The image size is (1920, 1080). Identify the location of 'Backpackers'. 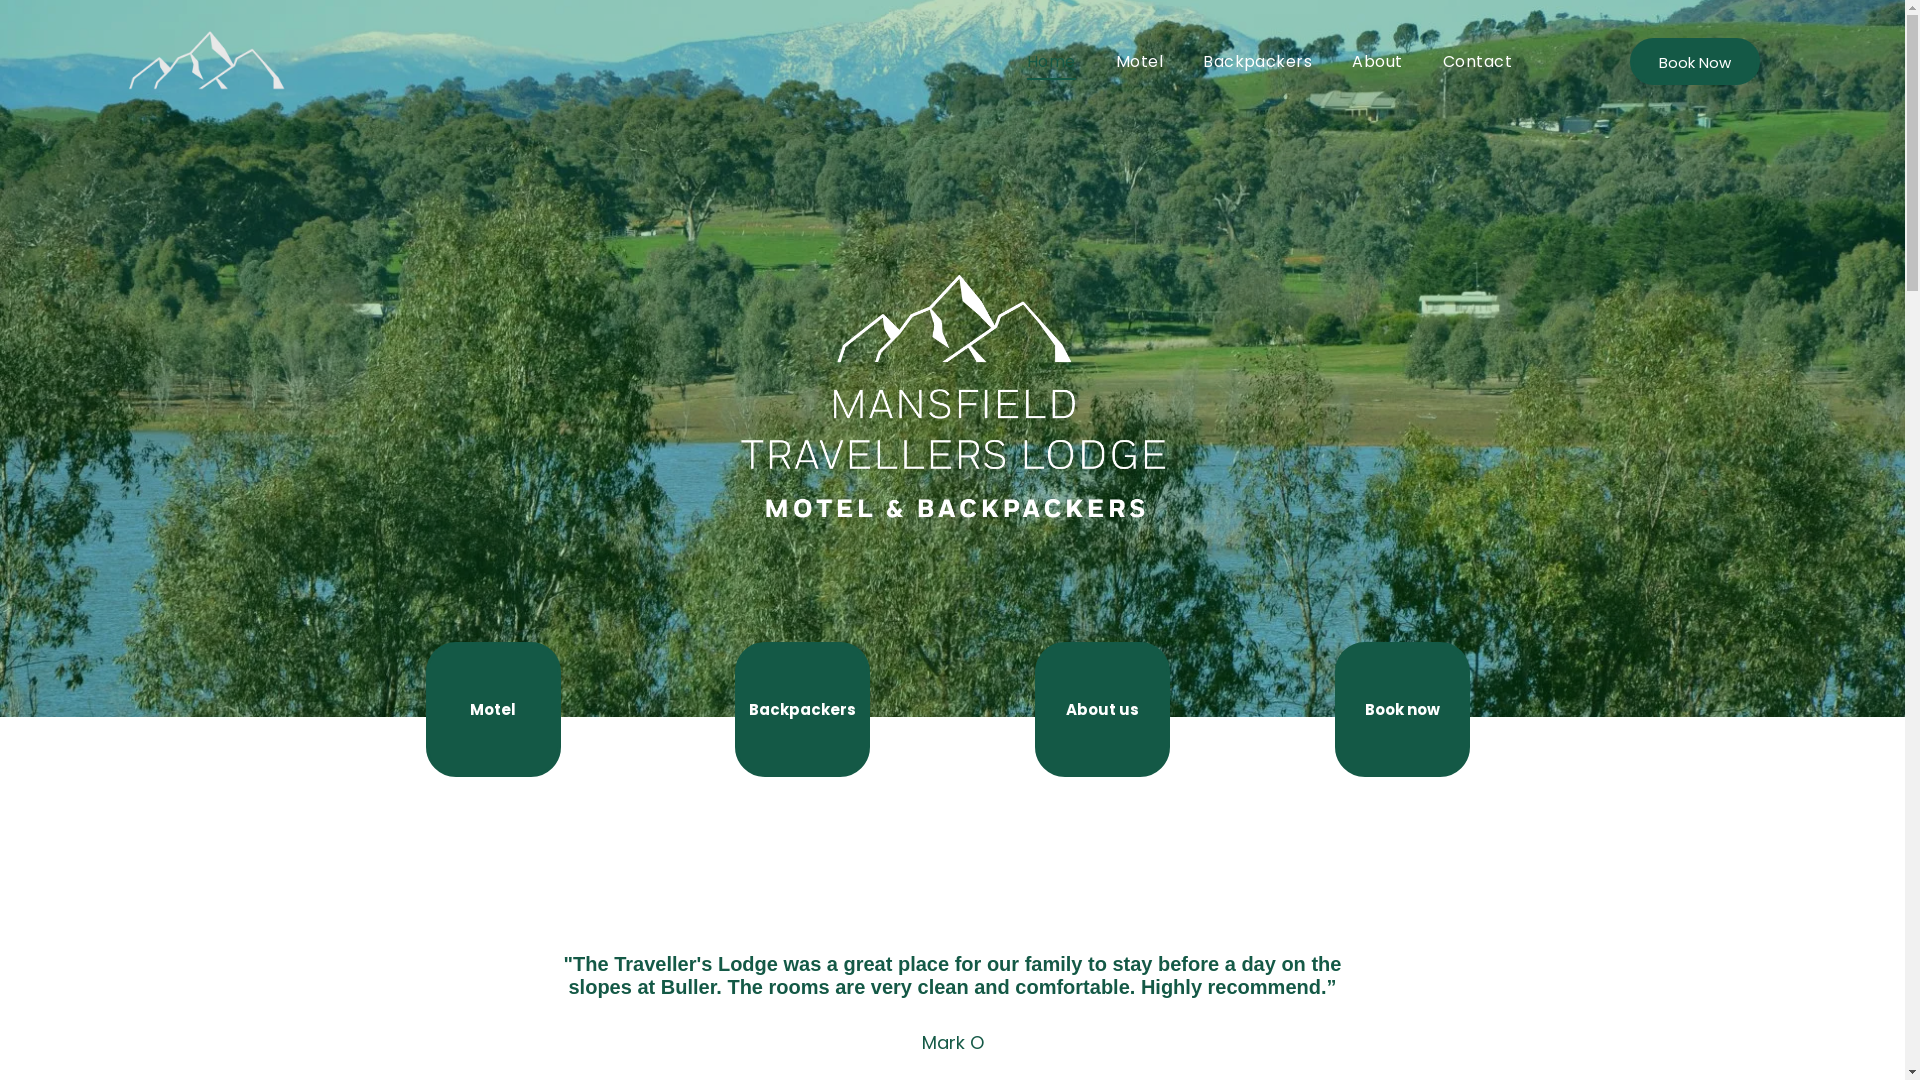
(733, 708).